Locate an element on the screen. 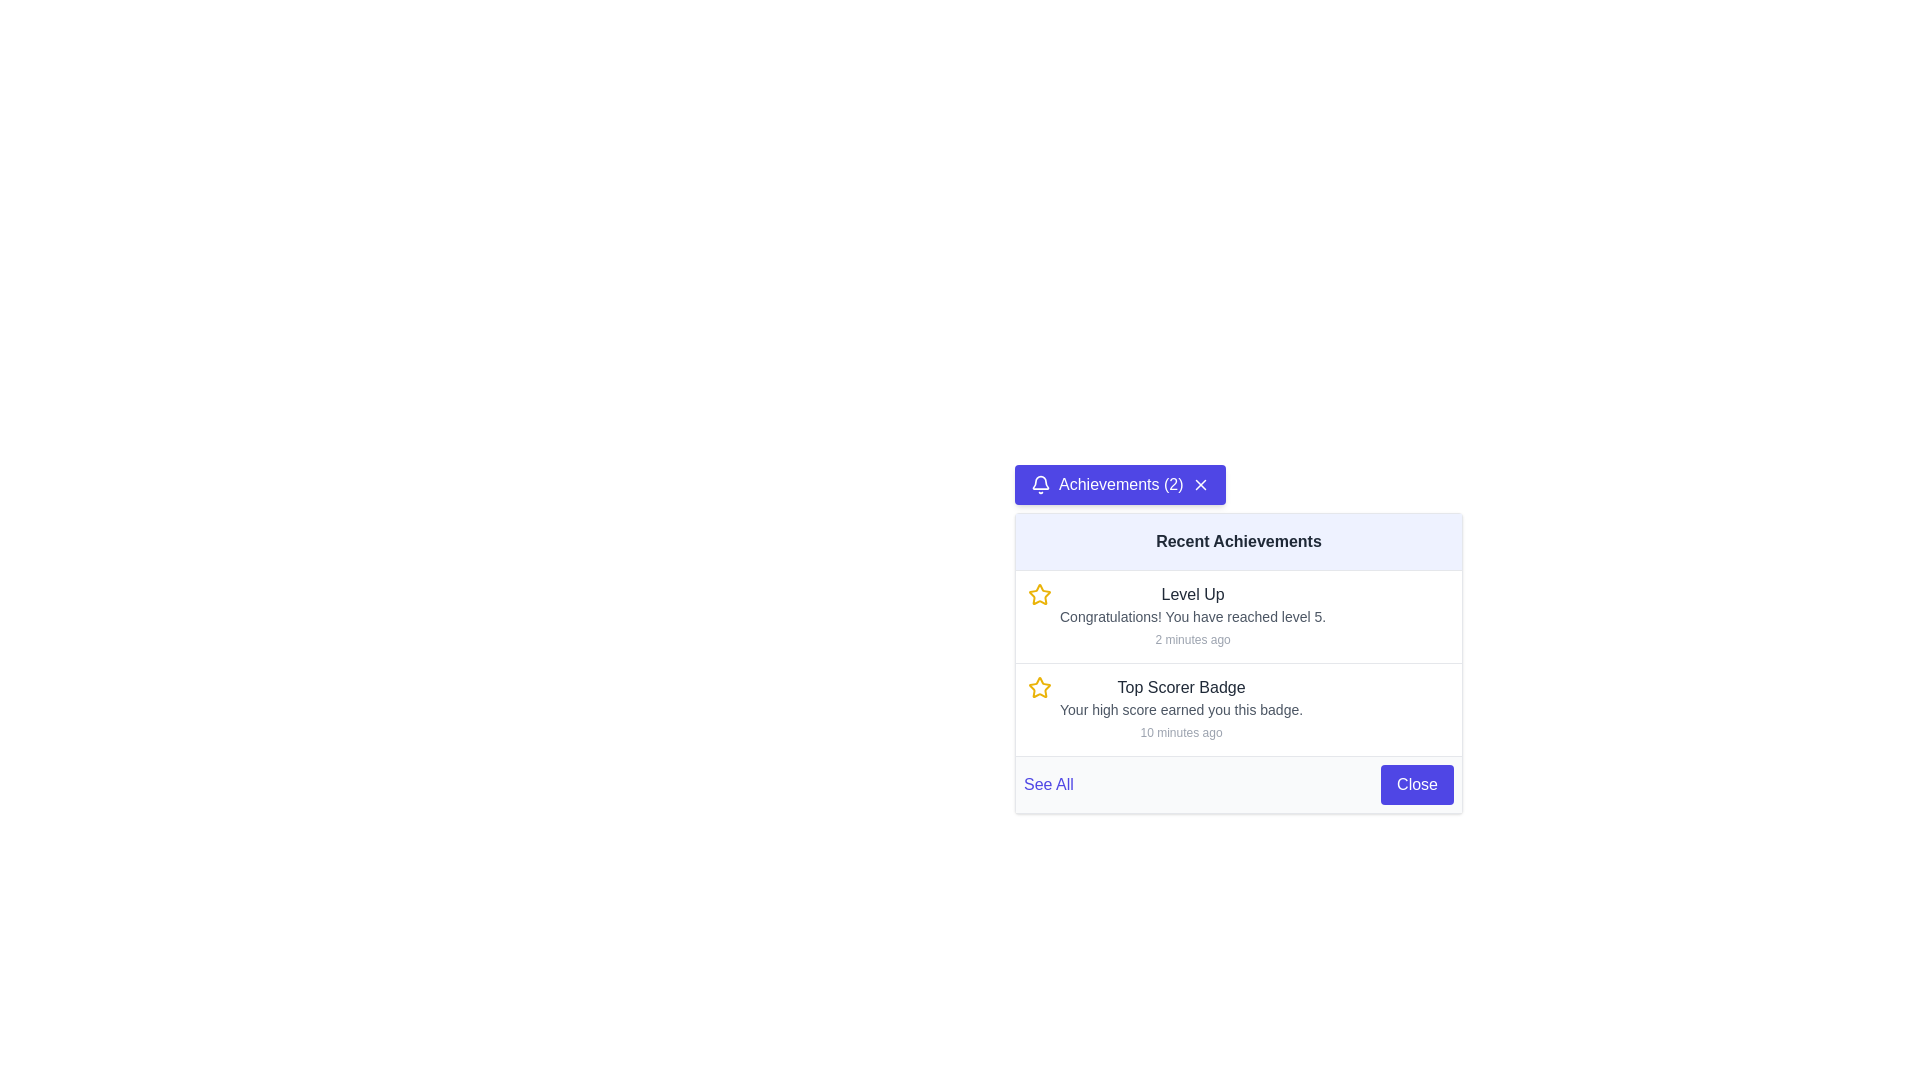 The image size is (1920, 1080). the small text label indicating '10 minutes ago' located below the 'Top Scorer Badge' description is located at coordinates (1181, 732).